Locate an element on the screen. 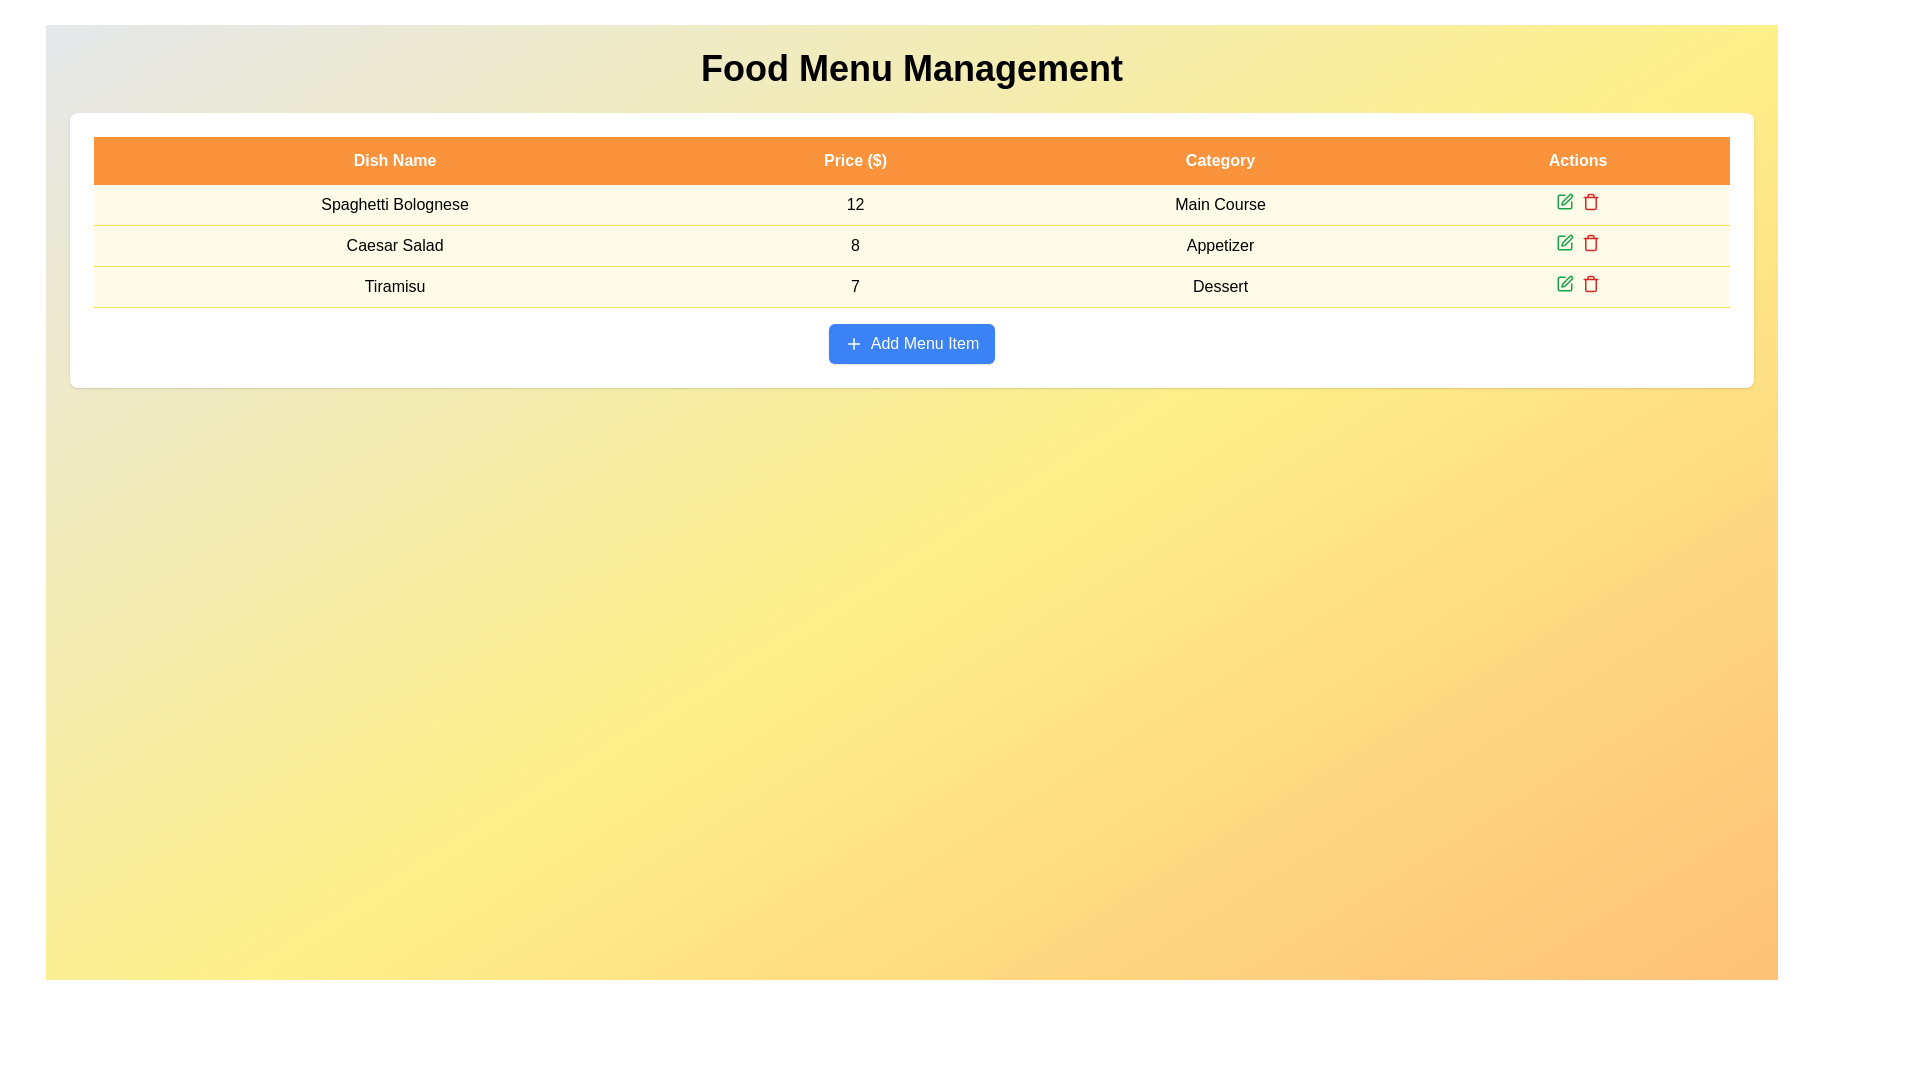  the static text label displaying 'Dessert' located in the 'Category' column of the third row of the table is located at coordinates (1219, 286).